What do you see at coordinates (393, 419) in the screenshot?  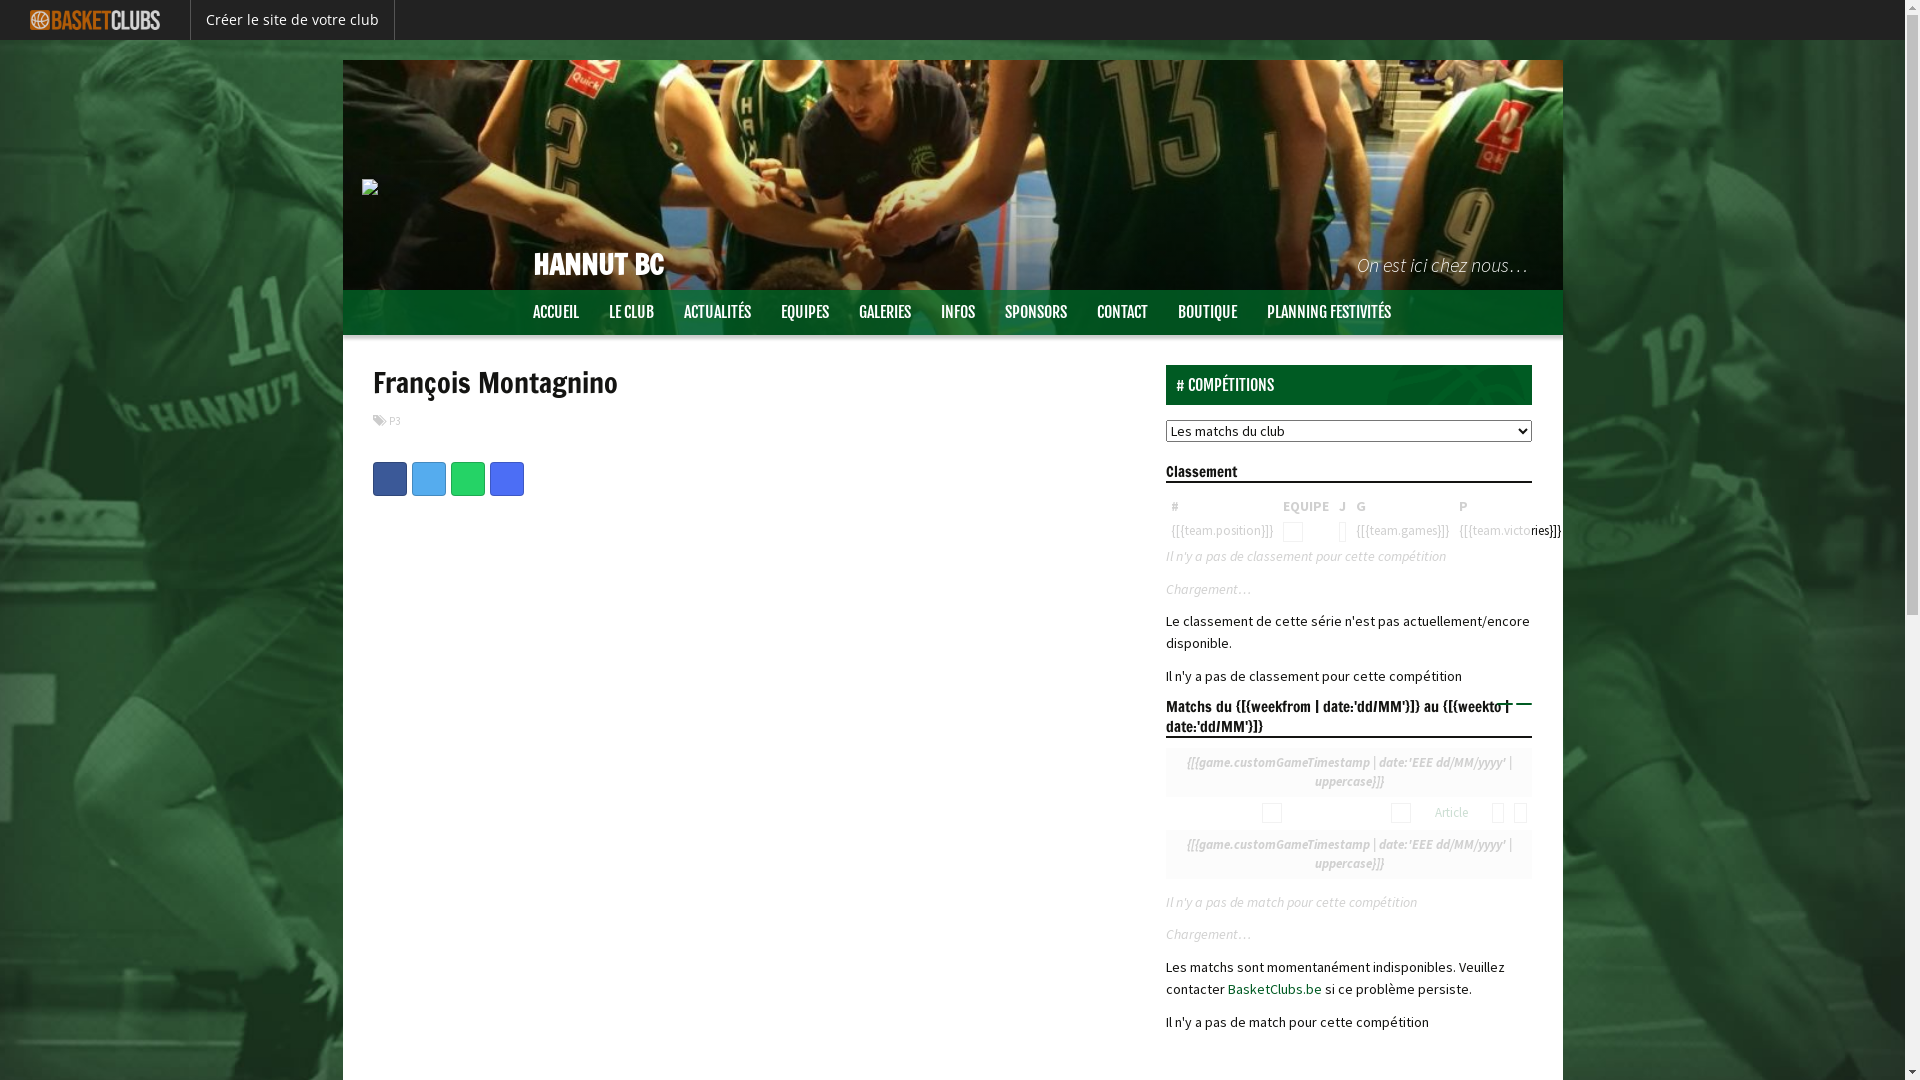 I see `'P3'` at bounding box center [393, 419].